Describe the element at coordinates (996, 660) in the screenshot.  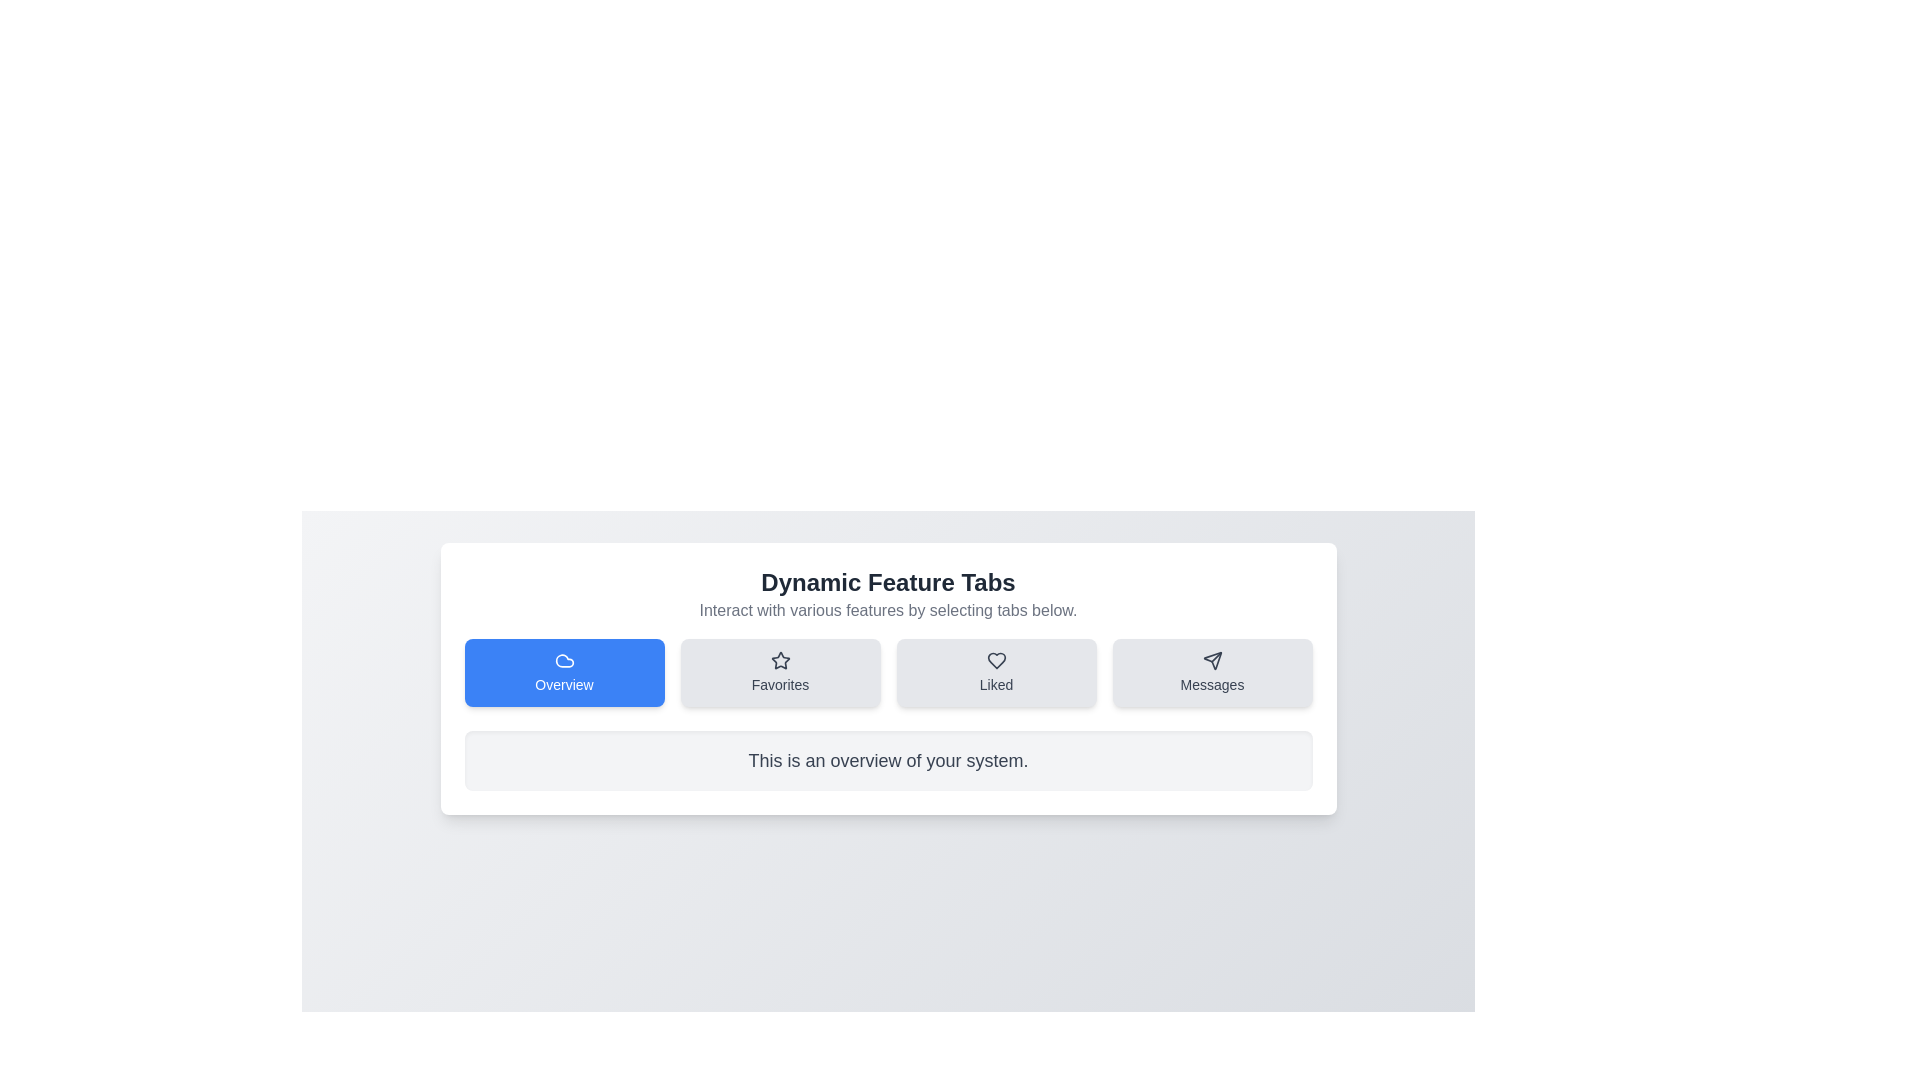
I see `the 'Liked' icon located in the third column of the tab-like navigation bar, positioned above the label text 'Liked'` at that location.